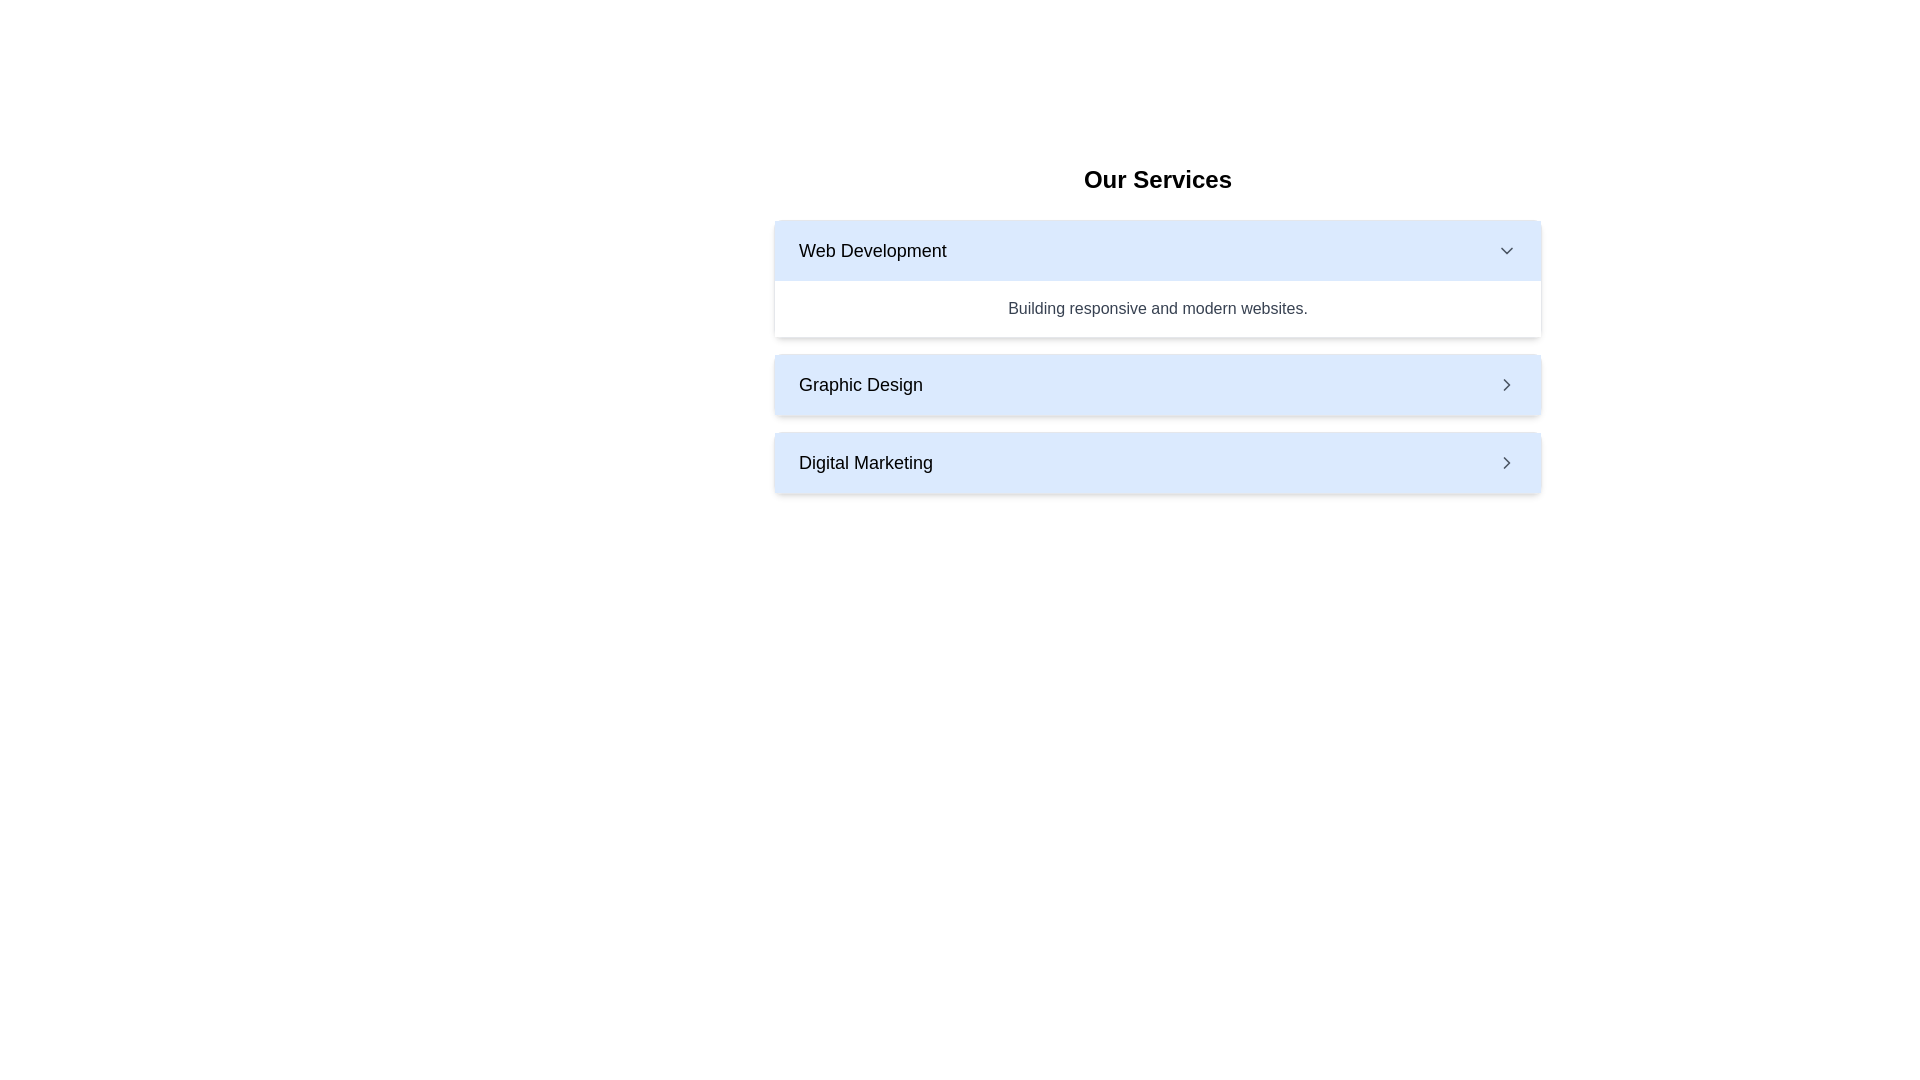 The height and width of the screenshot is (1080, 1920). Describe the element at coordinates (1157, 356) in the screenshot. I see `the 'Graphic Design' item in the services list under the 'Web Development' section` at that location.